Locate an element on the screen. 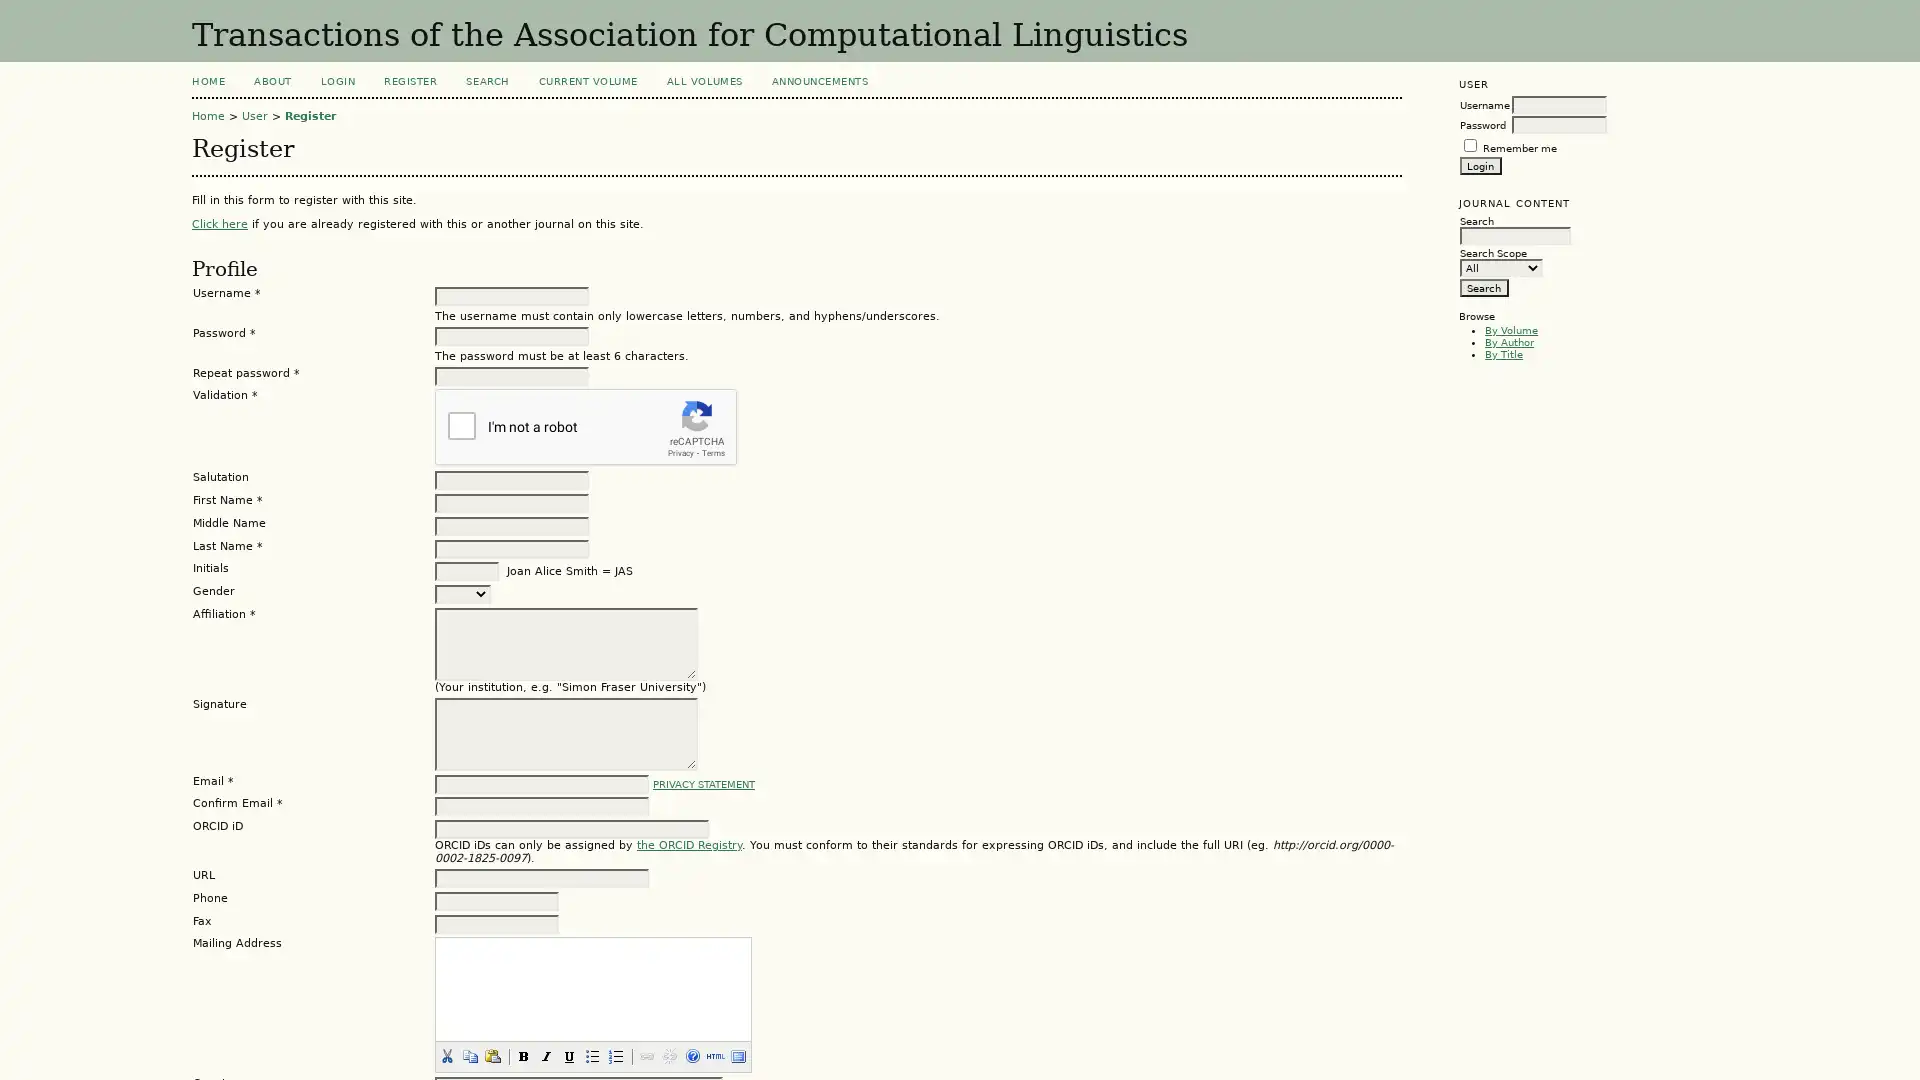  Toggle Full Screen Mode is located at coordinates (737, 1055).